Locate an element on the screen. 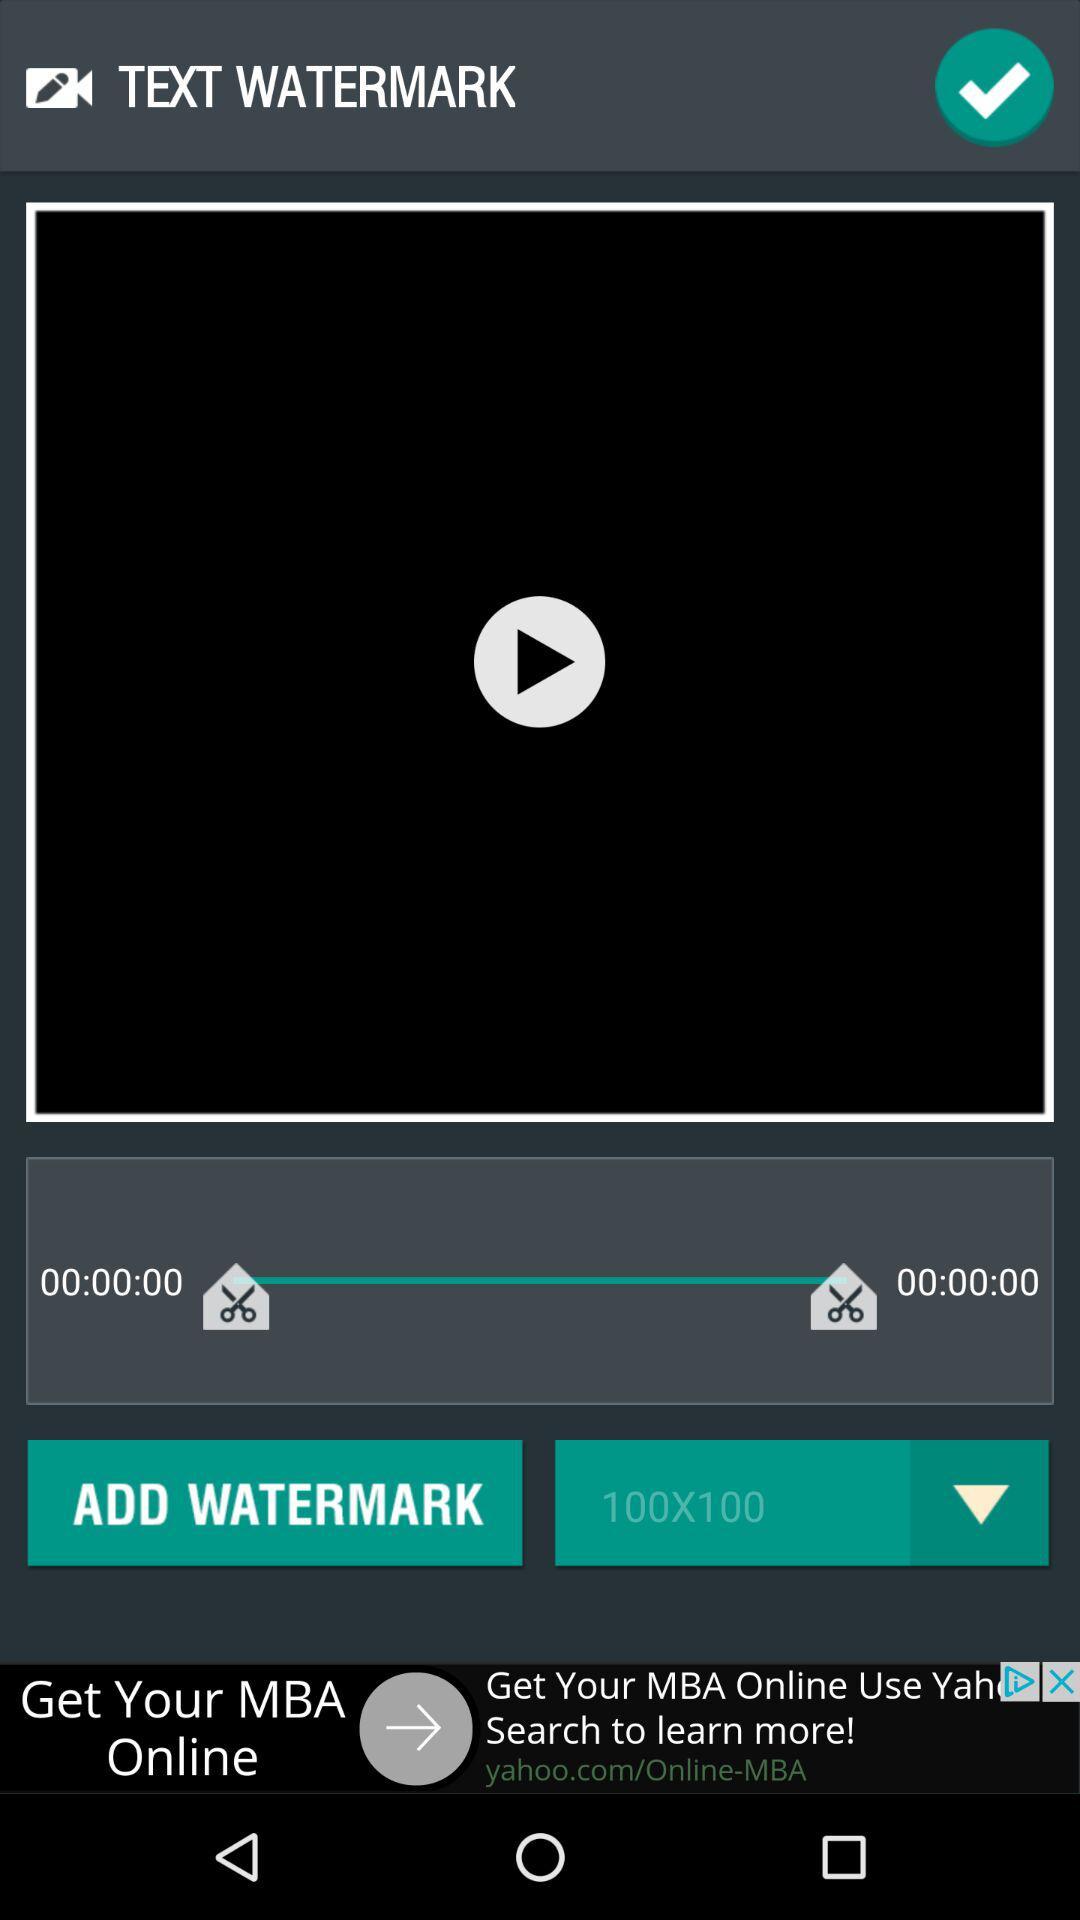  finish the text watermark is located at coordinates (994, 86).